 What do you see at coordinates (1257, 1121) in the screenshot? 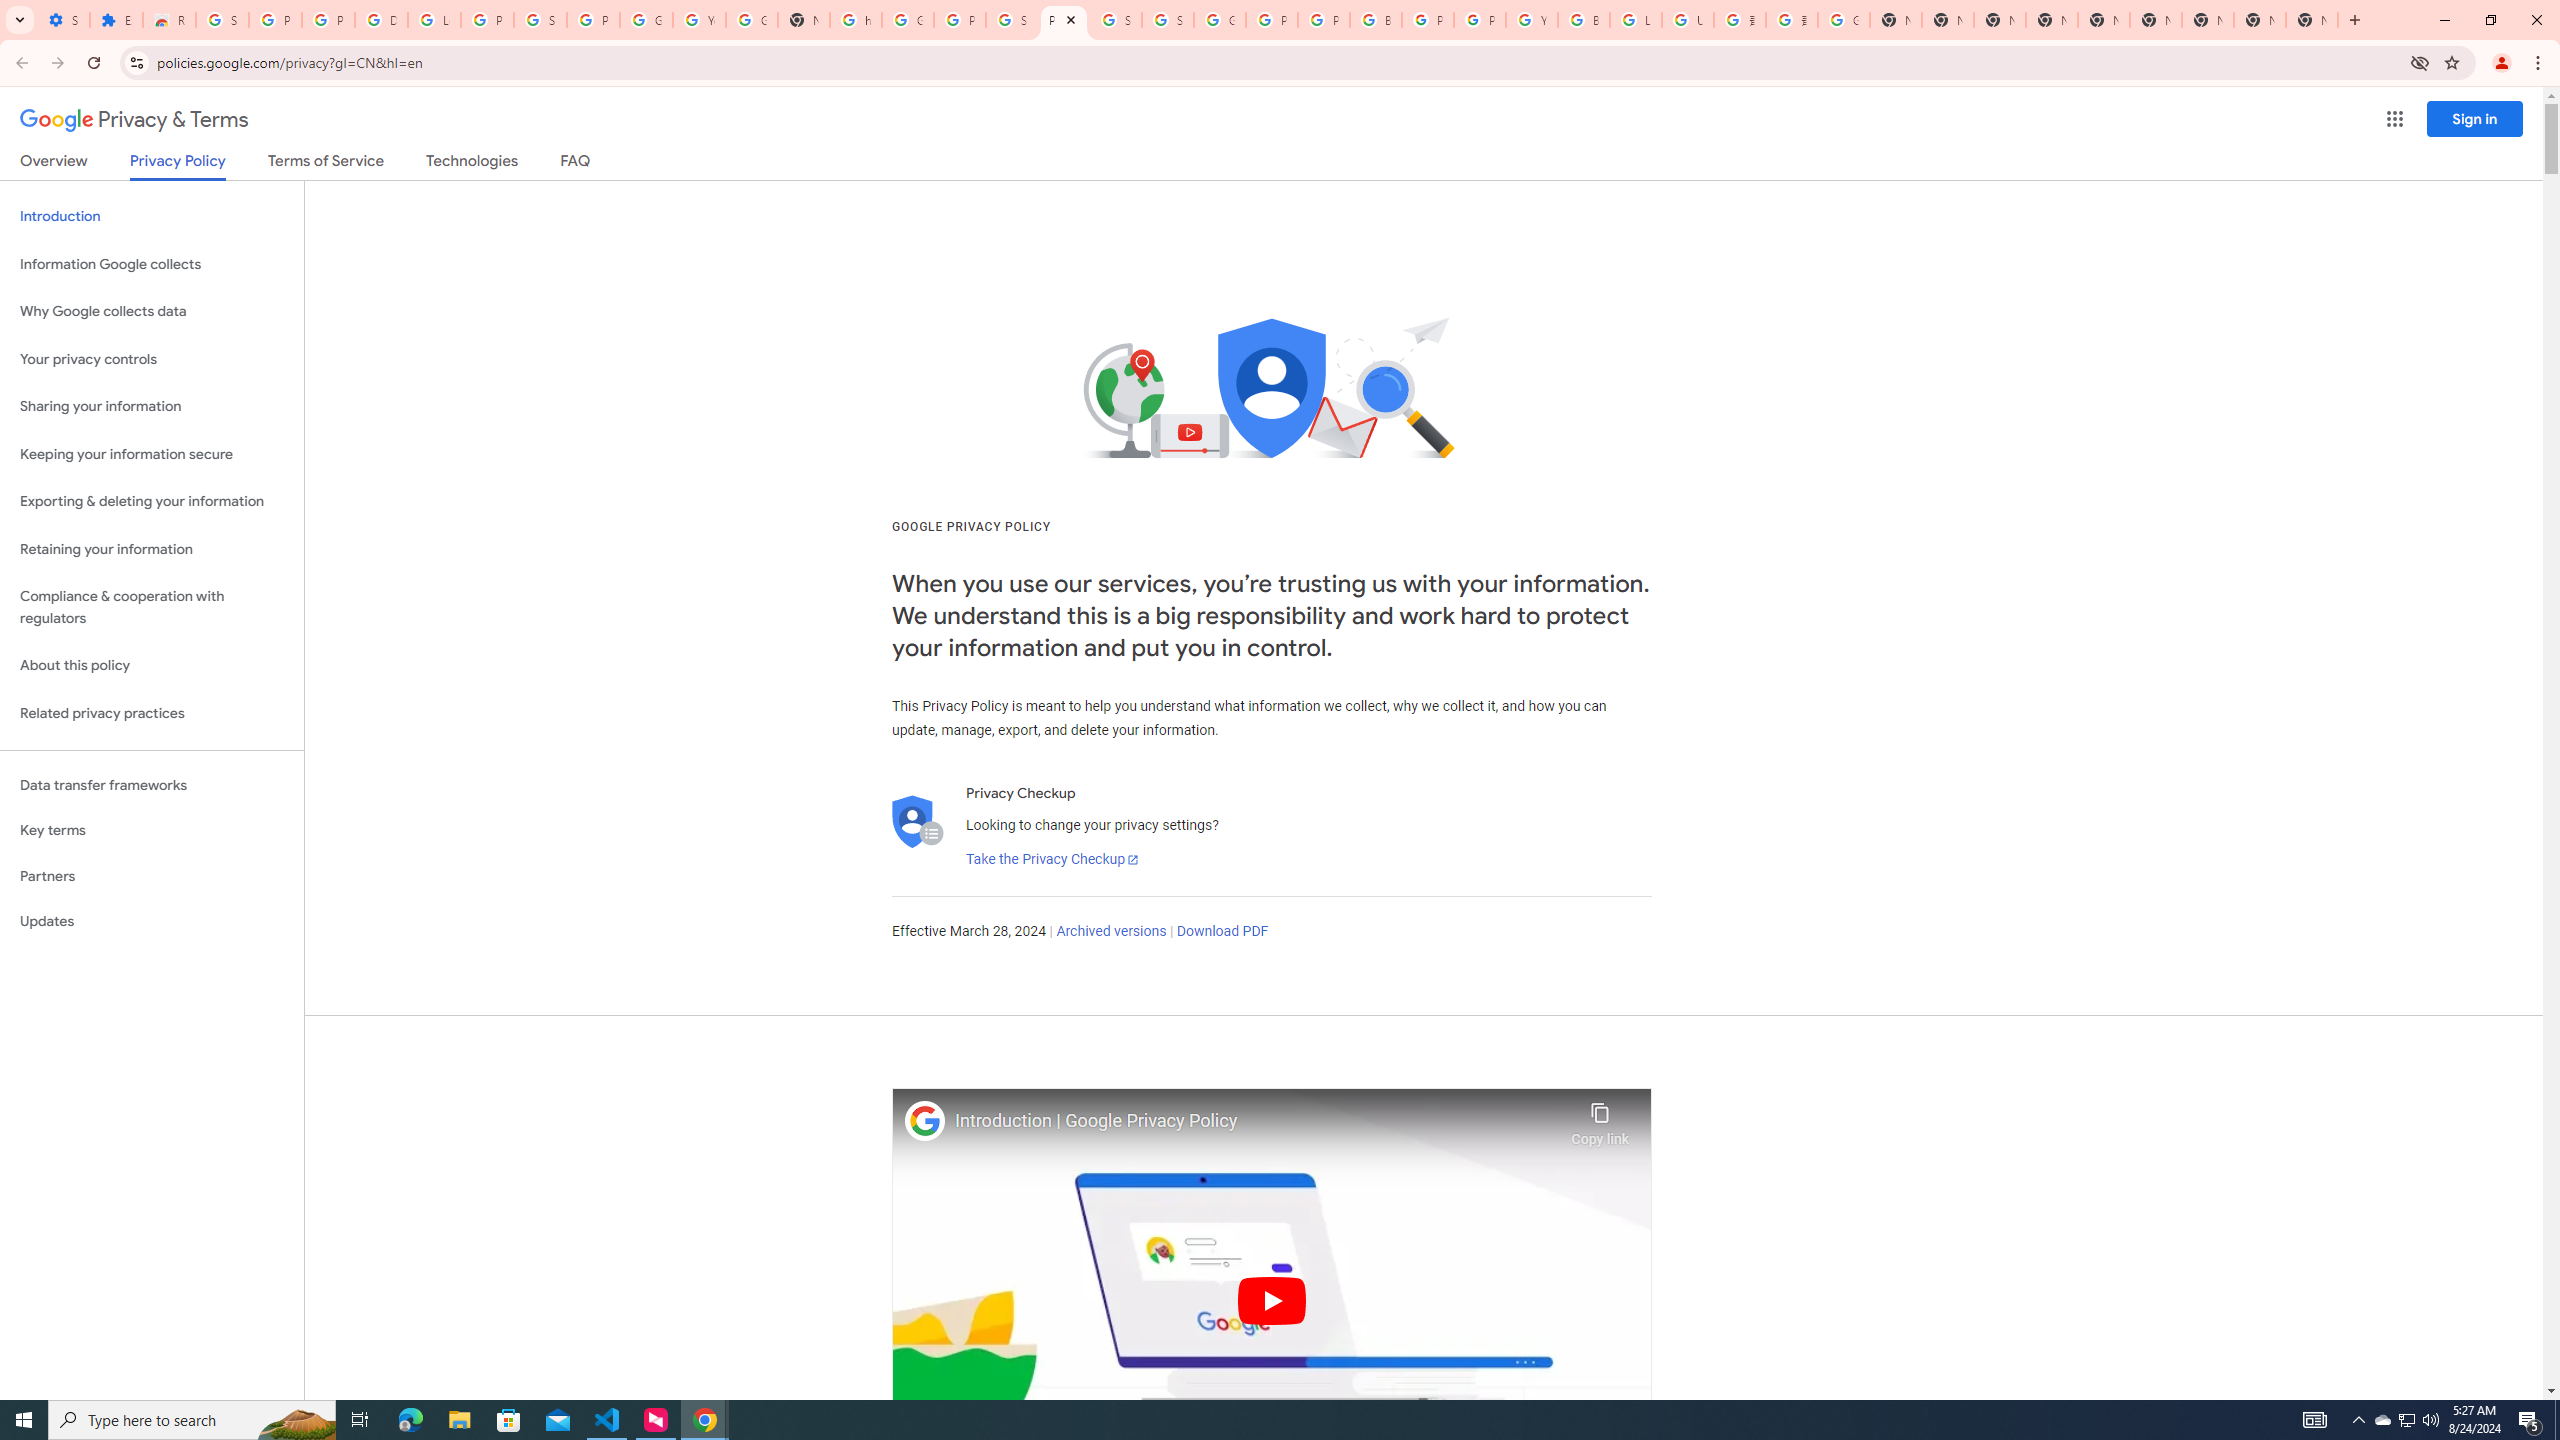
I see `'Introduction | Google Privacy Policy'` at bounding box center [1257, 1121].